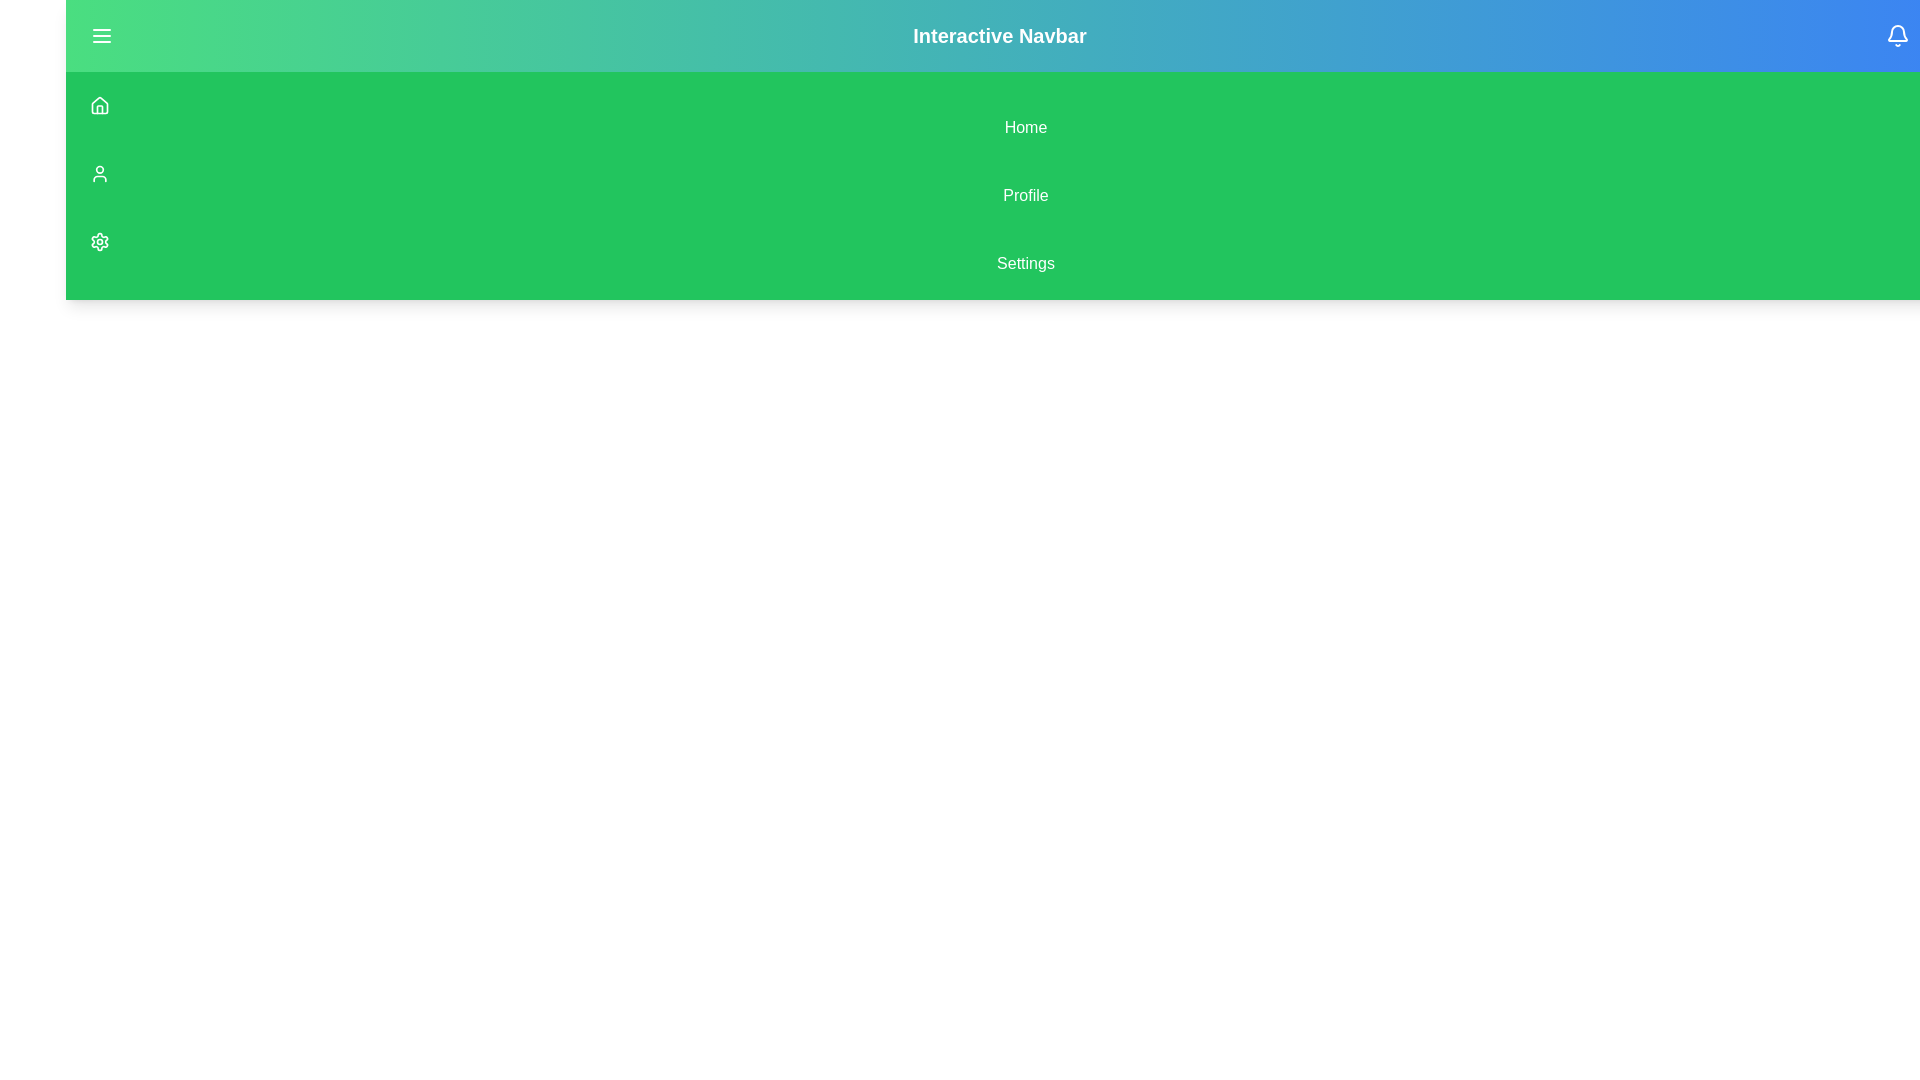  What do you see at coordinates (100, 35) in the screenshot?
I see `the toggle visibility button located on the far left of the navbar to change its background color` at bounding box center [100, 35].